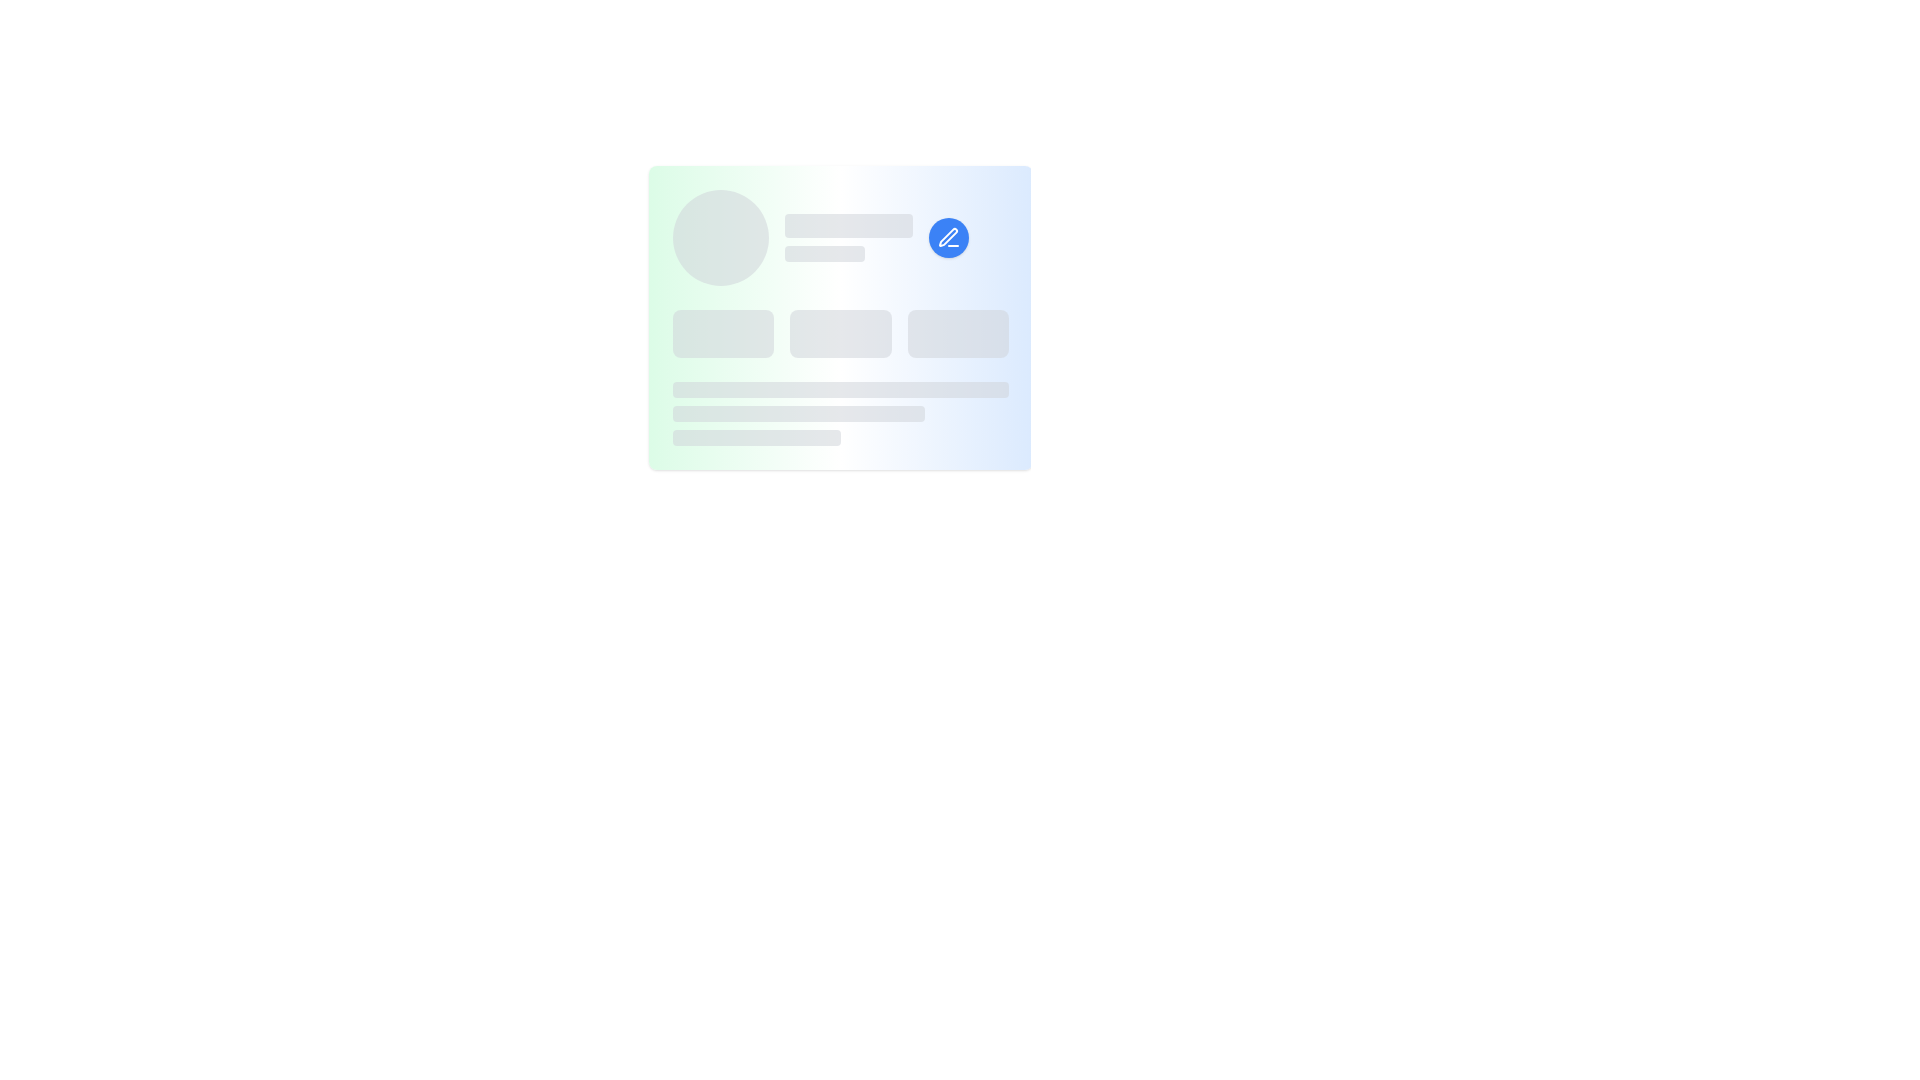 This screenshot has width=1920, height=1080. I want to click on the edit icon located in the top-right corner of the card-like interface to initiate an action, so click(947, 236).